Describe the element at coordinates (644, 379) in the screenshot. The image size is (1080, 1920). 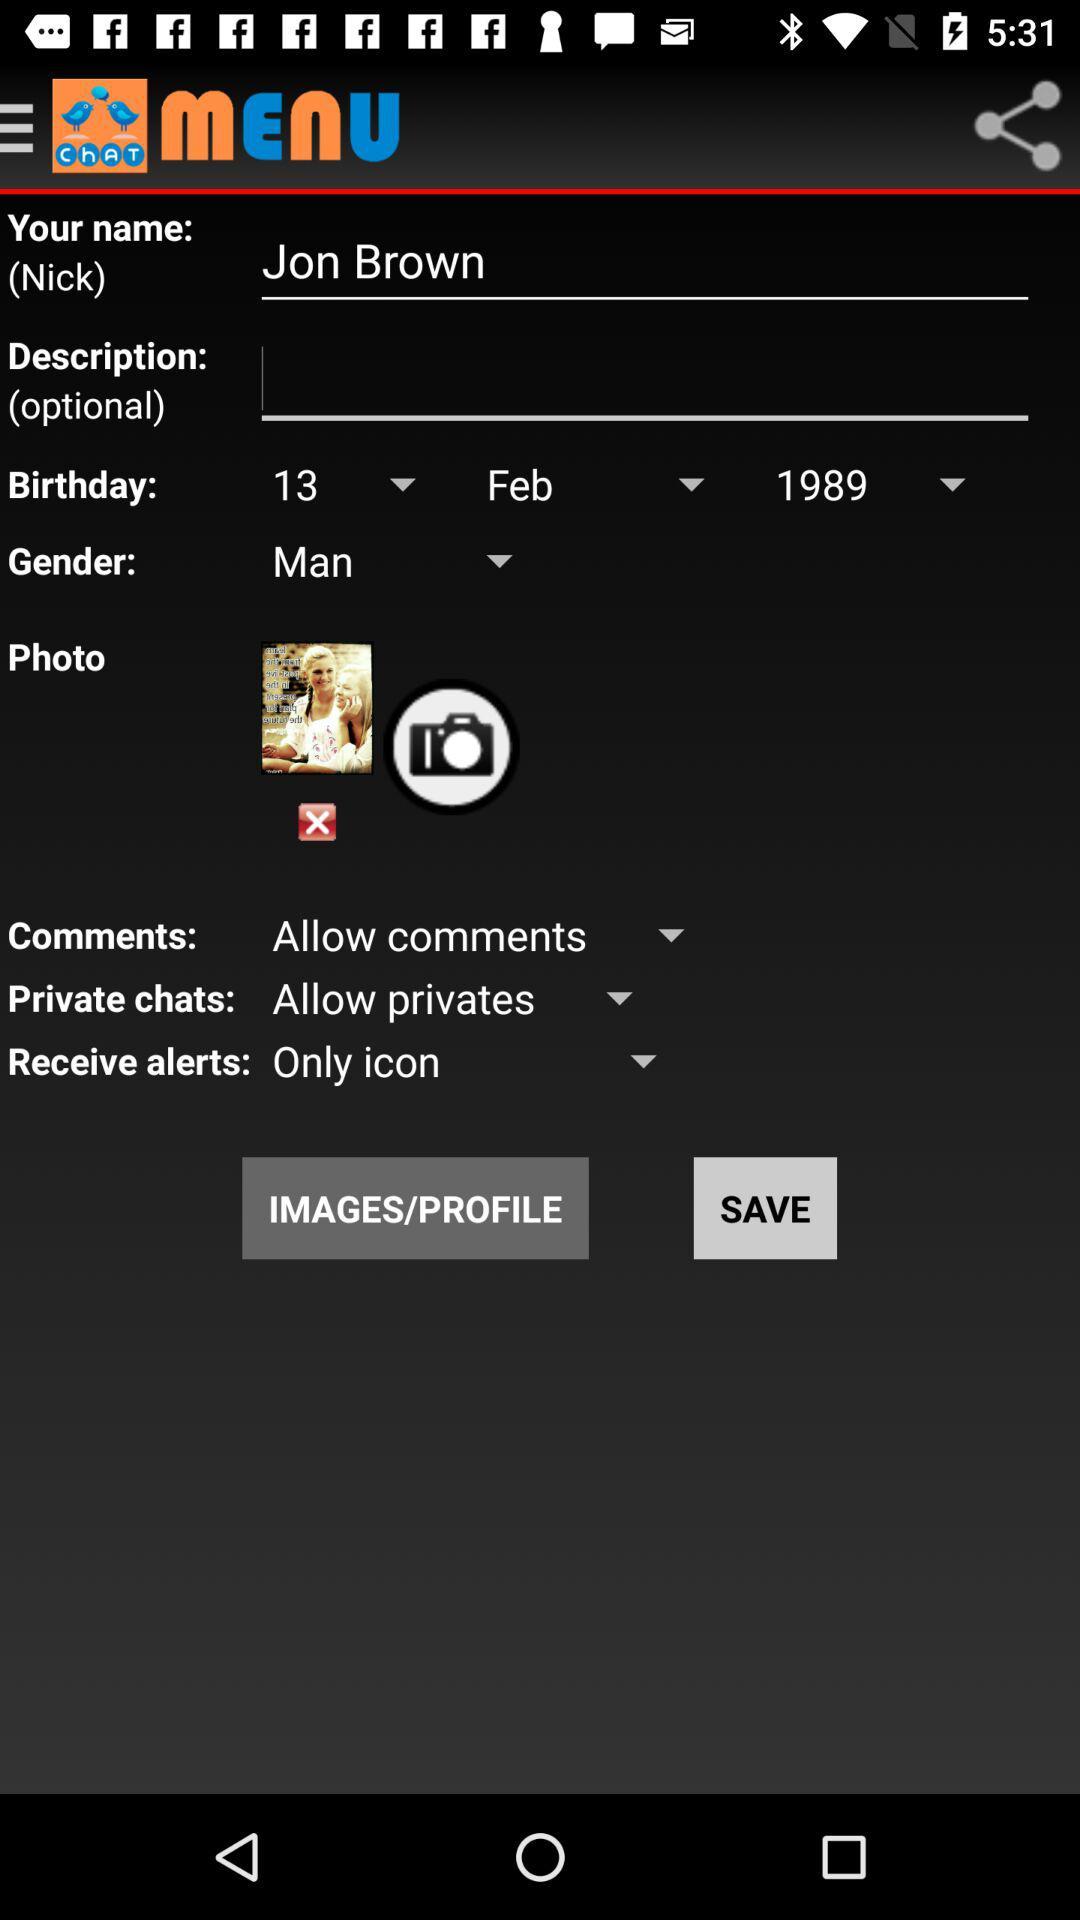
I see `text field` at that location.